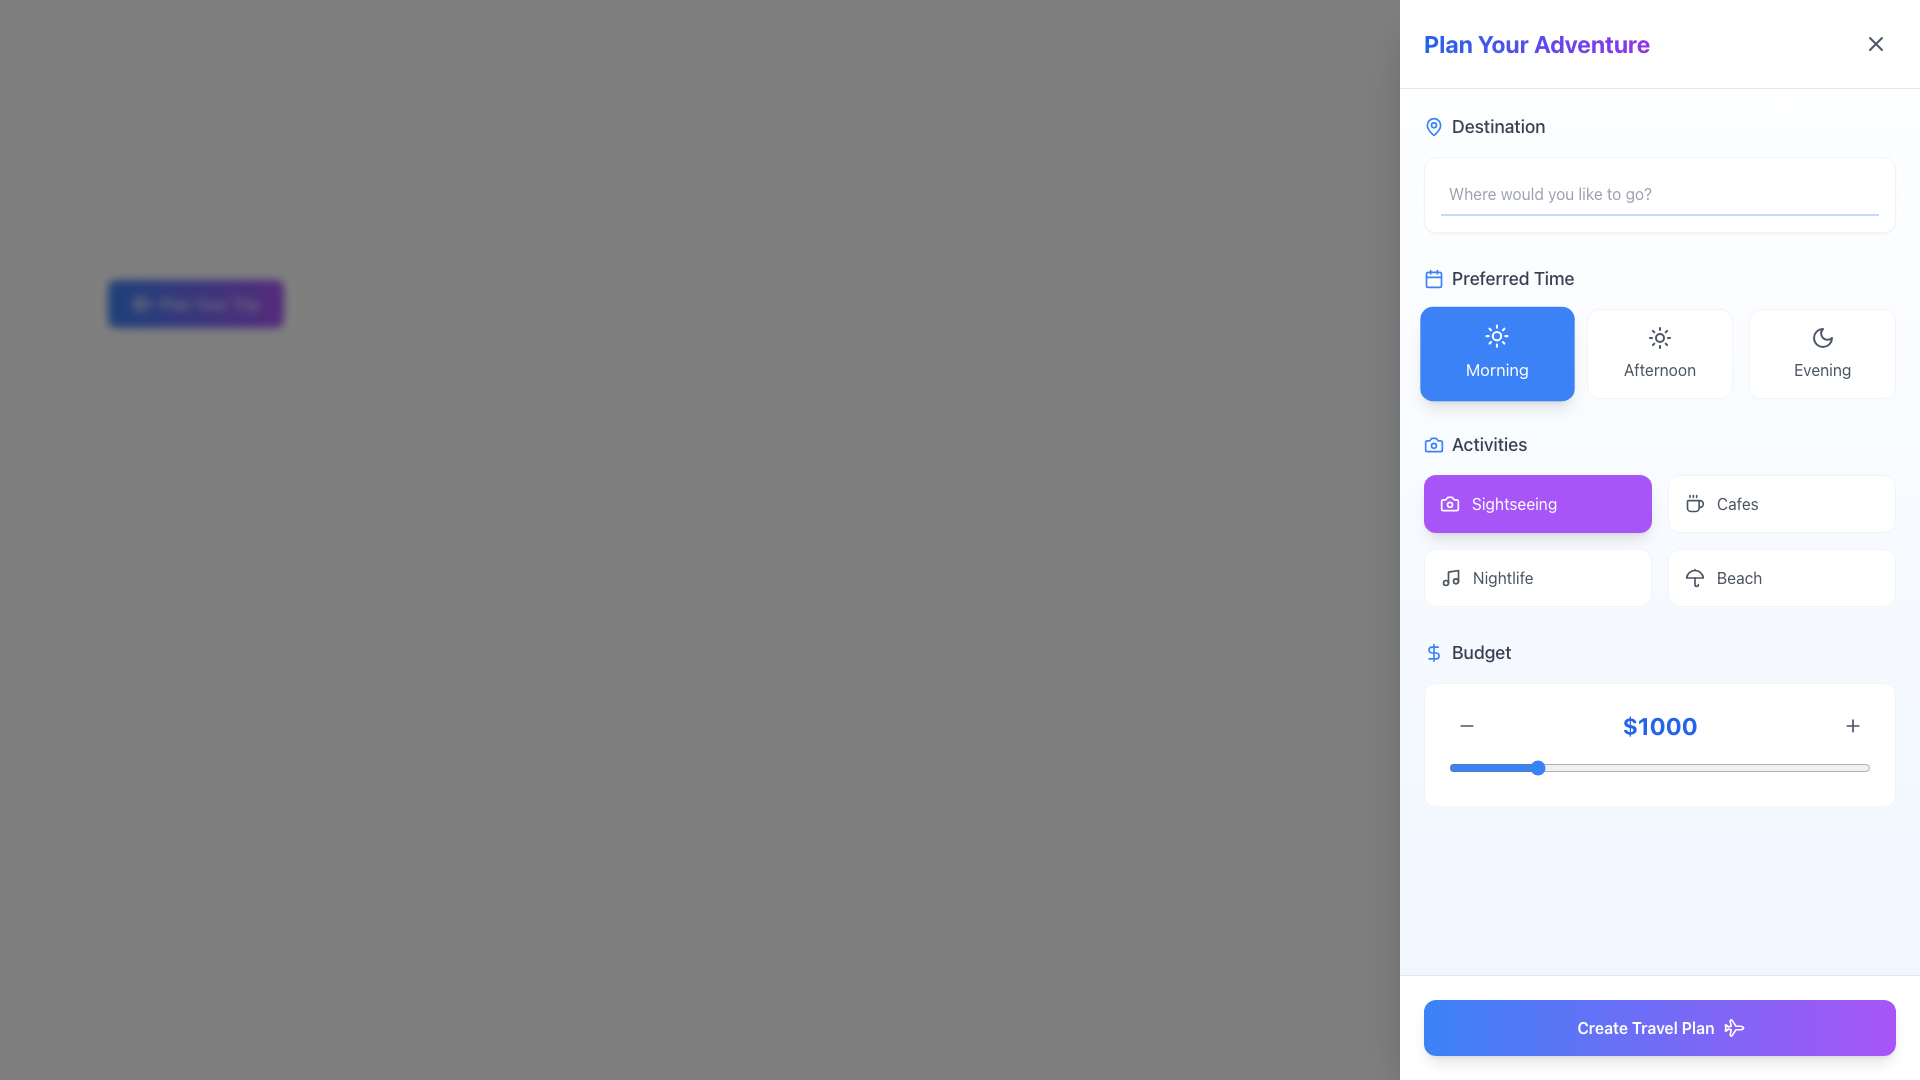 The height and width of the screenshot is (1080, 1920). What do you see at coordinates (1660, 337) in the screenshot?
I see `the circular sun icon with rays extending outward located in the 'Afternoon' option area of the 'Preferred Time' section` at bounding box center [1660, 337].